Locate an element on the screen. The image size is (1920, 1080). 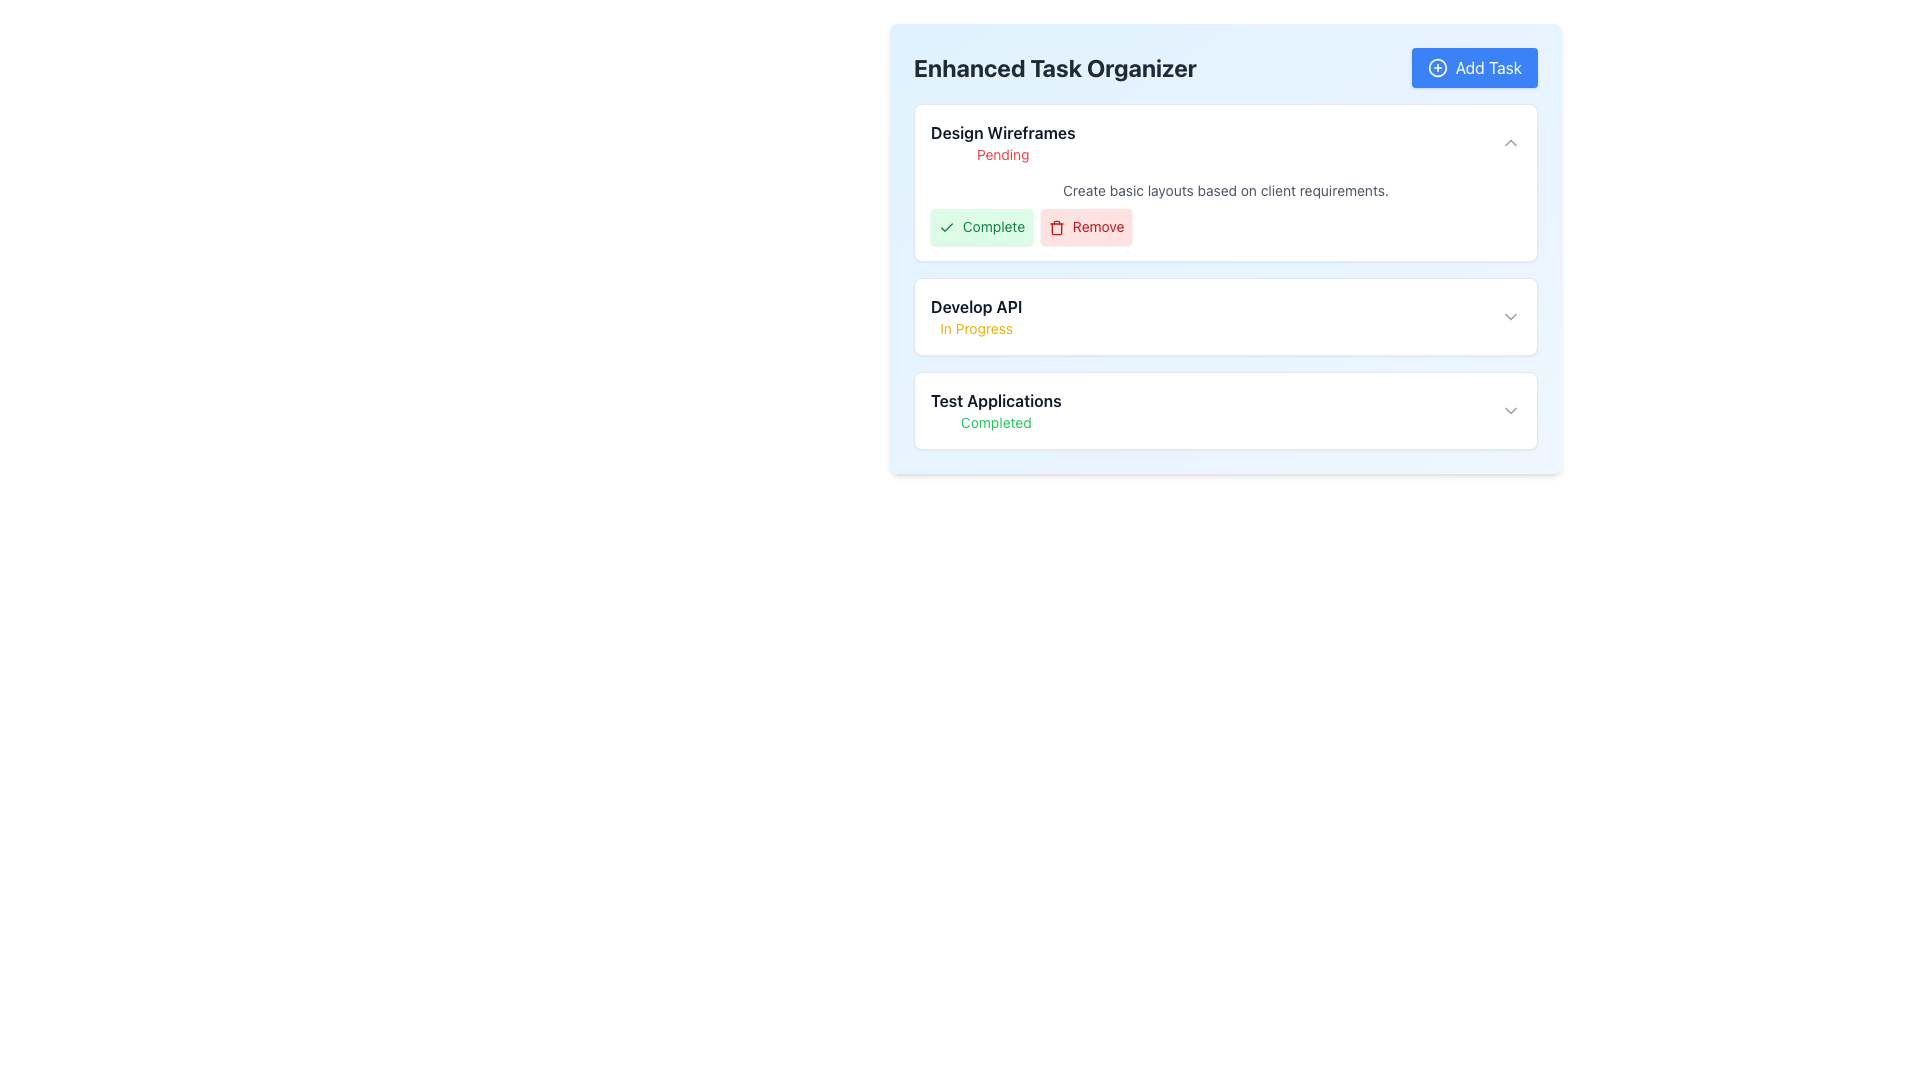
the text label that reads 'Create basic layouts based on client requirements.' which is styled in gray color and is part of the task description section under 'Design Wireframes' is located at coordinates (1224, 191).